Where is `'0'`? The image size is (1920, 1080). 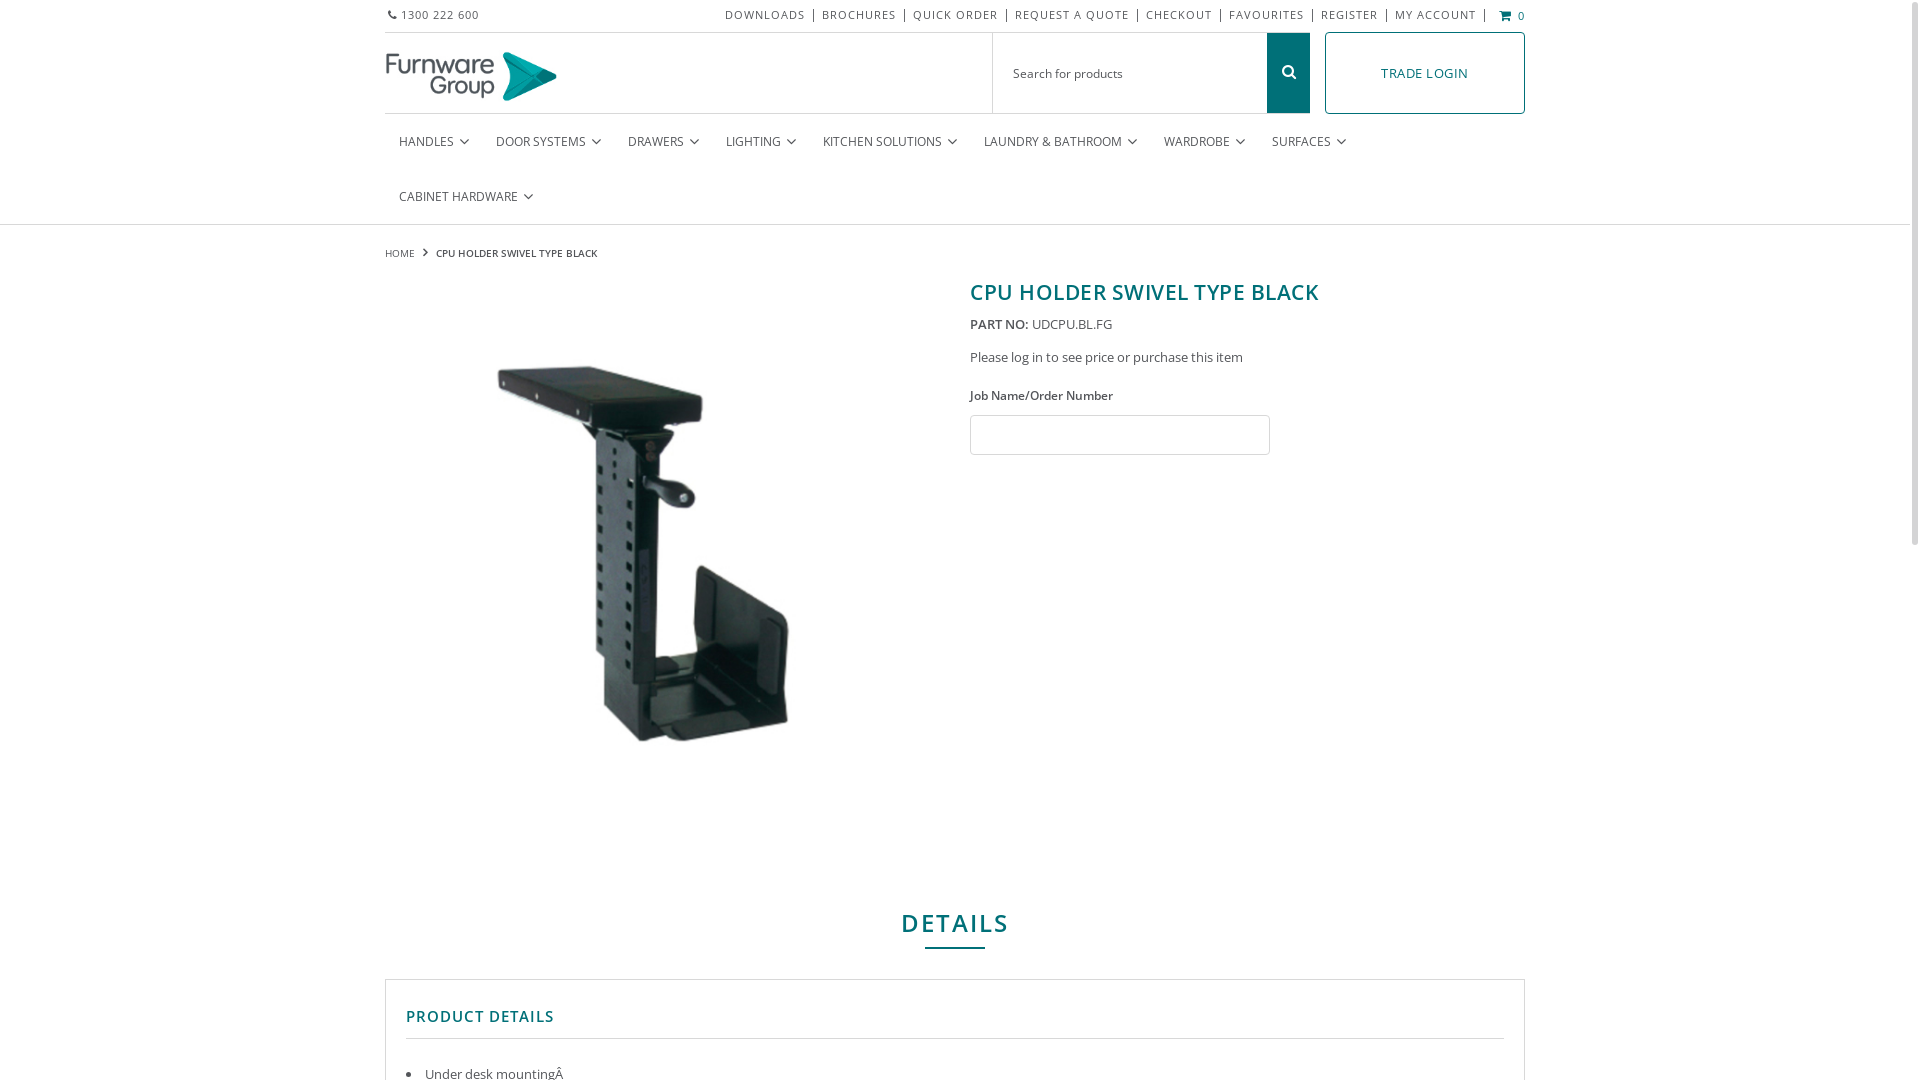 '0' is located at coordinates (1508, 15).